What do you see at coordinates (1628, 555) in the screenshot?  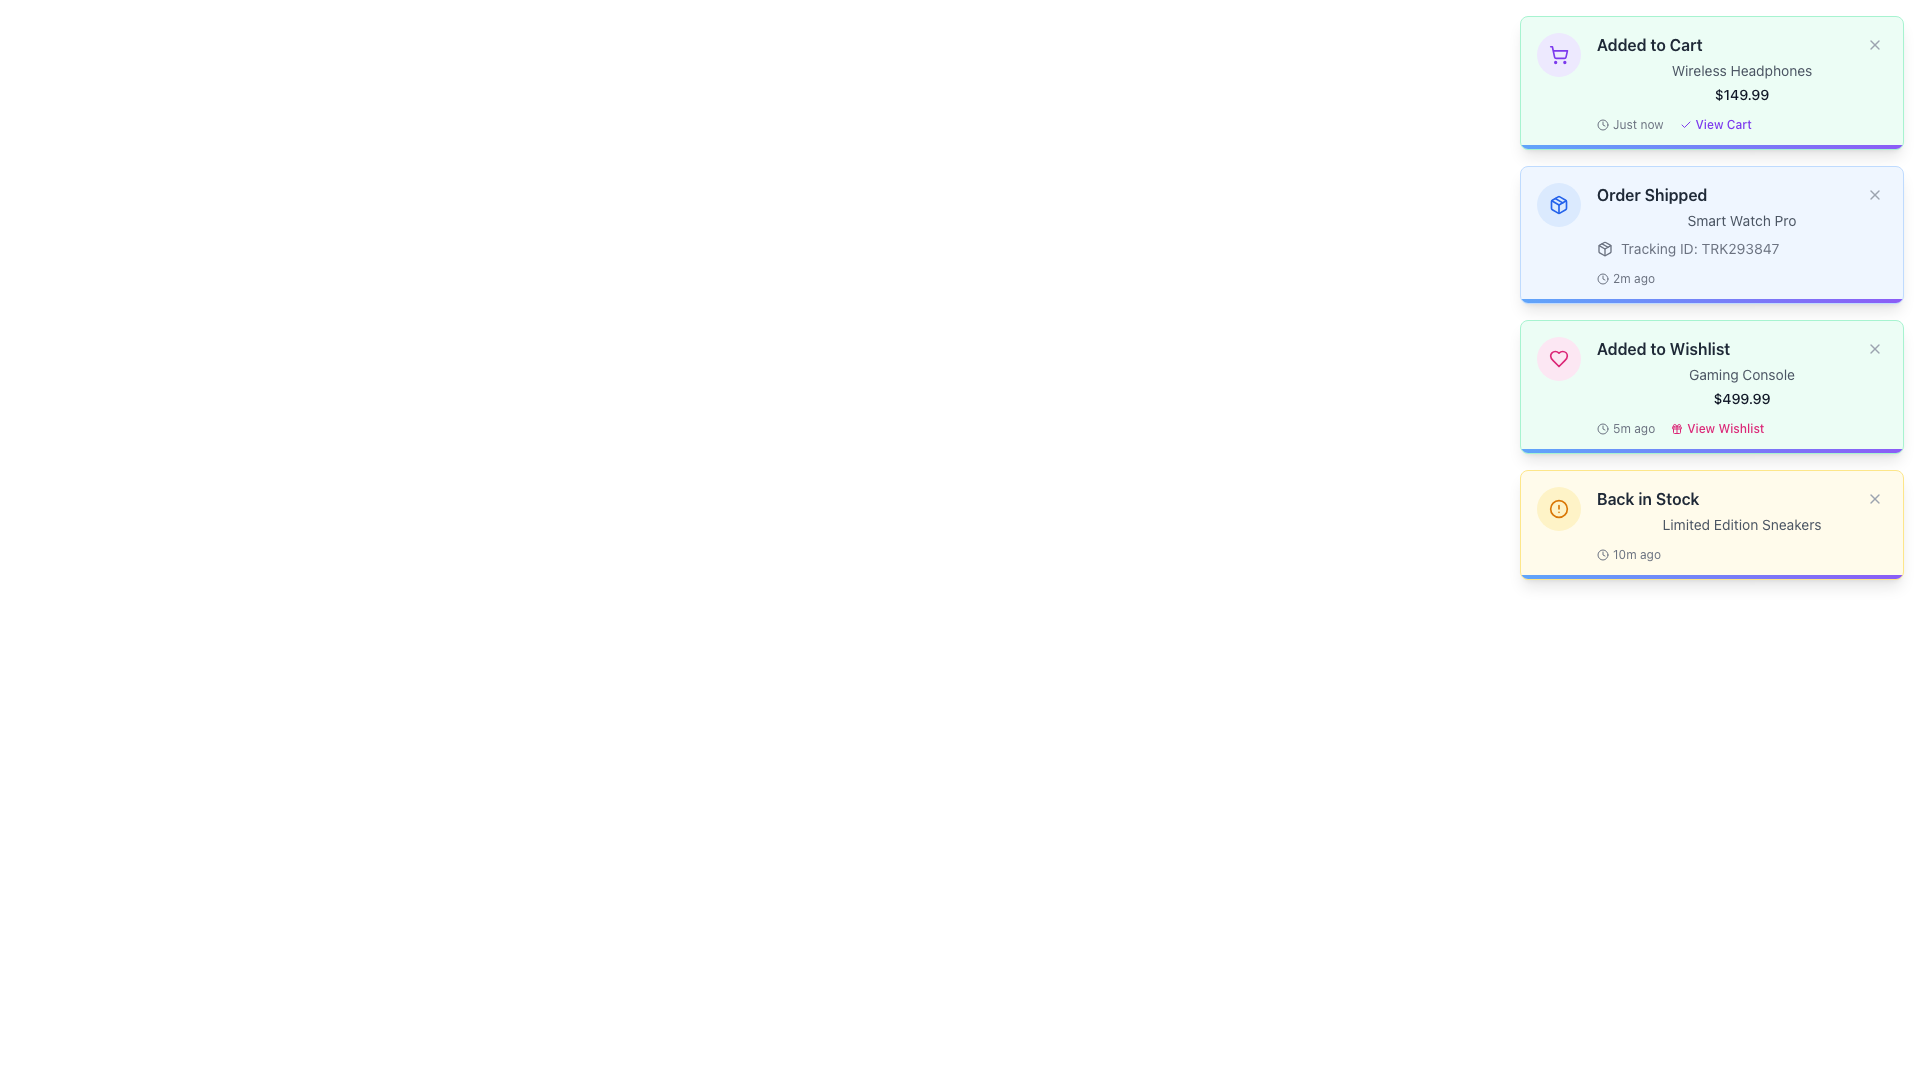 I see `the Timestamp indicator showing '10m ago' with a clock icon located at the bottom right of the 'Back in Stock' notification card` at bounding box center [1628, 555].